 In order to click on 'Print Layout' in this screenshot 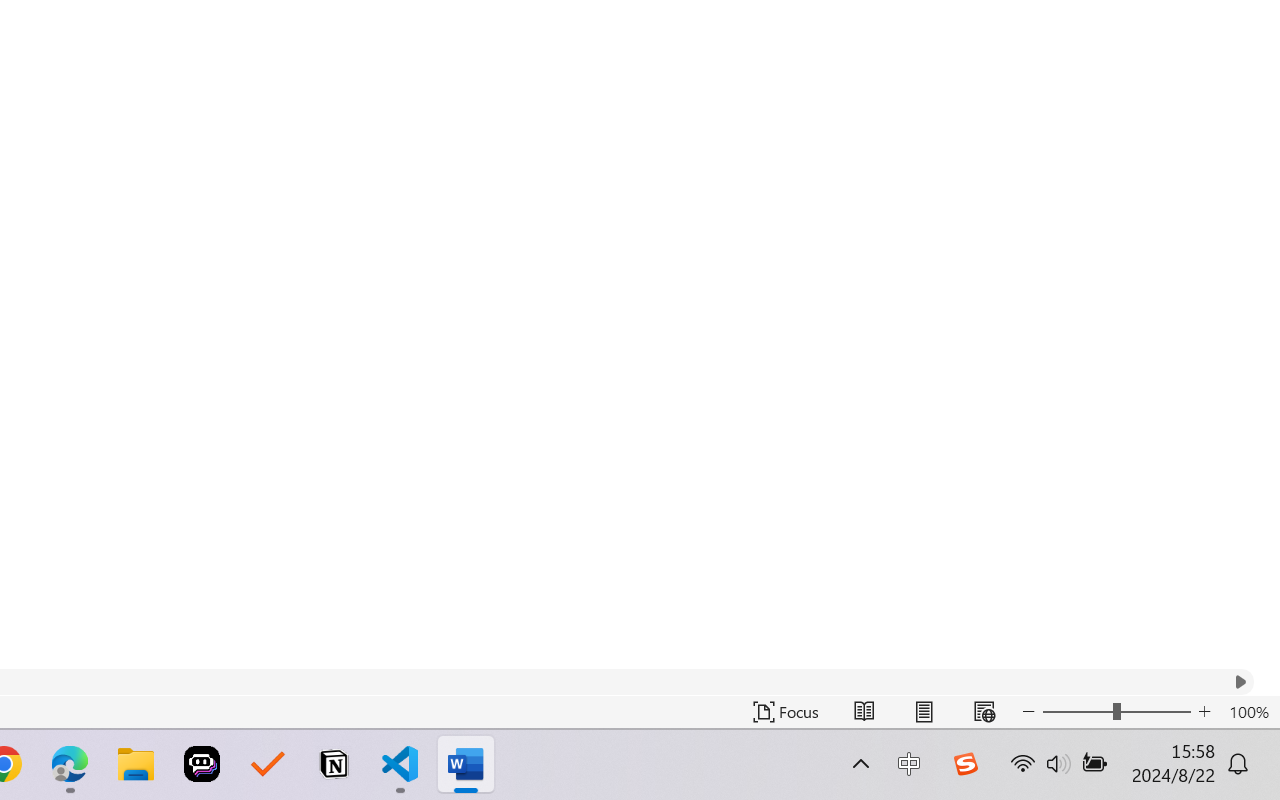, I will do `click(923, 711)`.